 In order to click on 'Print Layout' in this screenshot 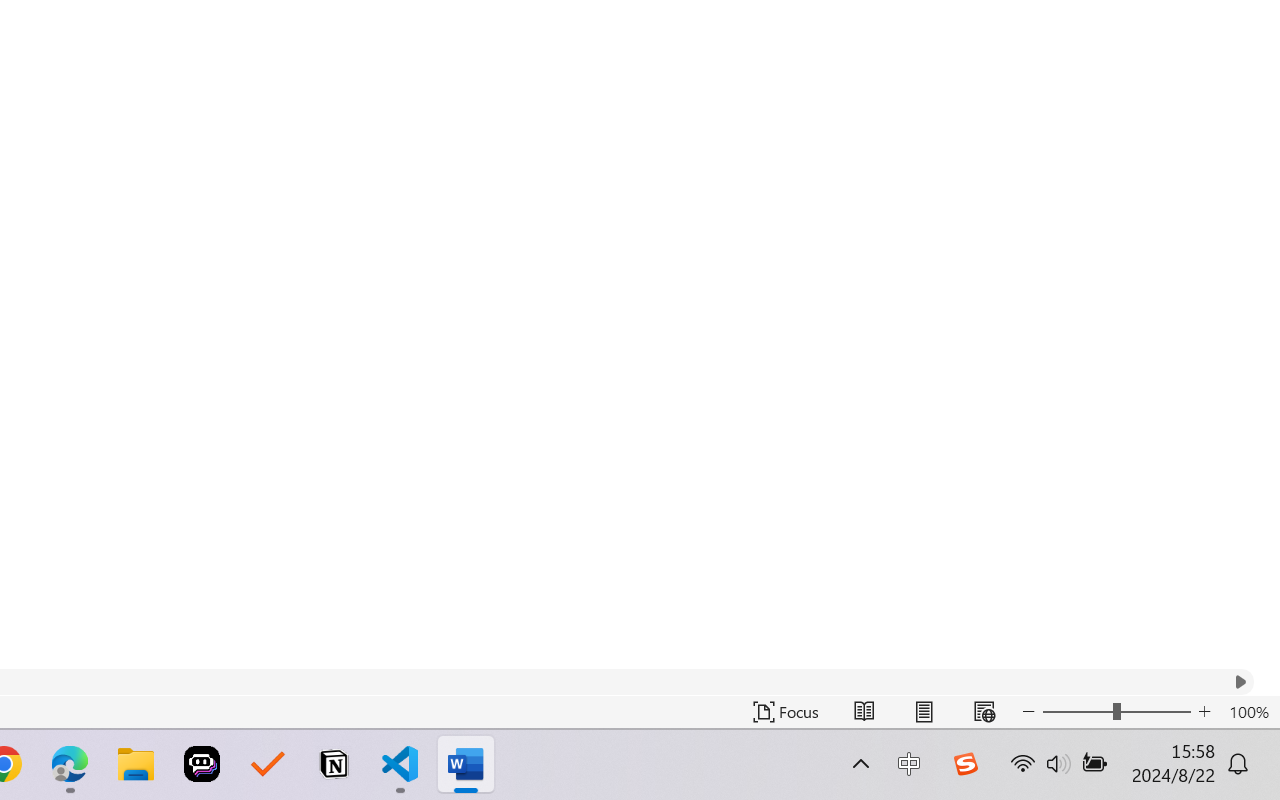, I will do `click(923, 711)`.